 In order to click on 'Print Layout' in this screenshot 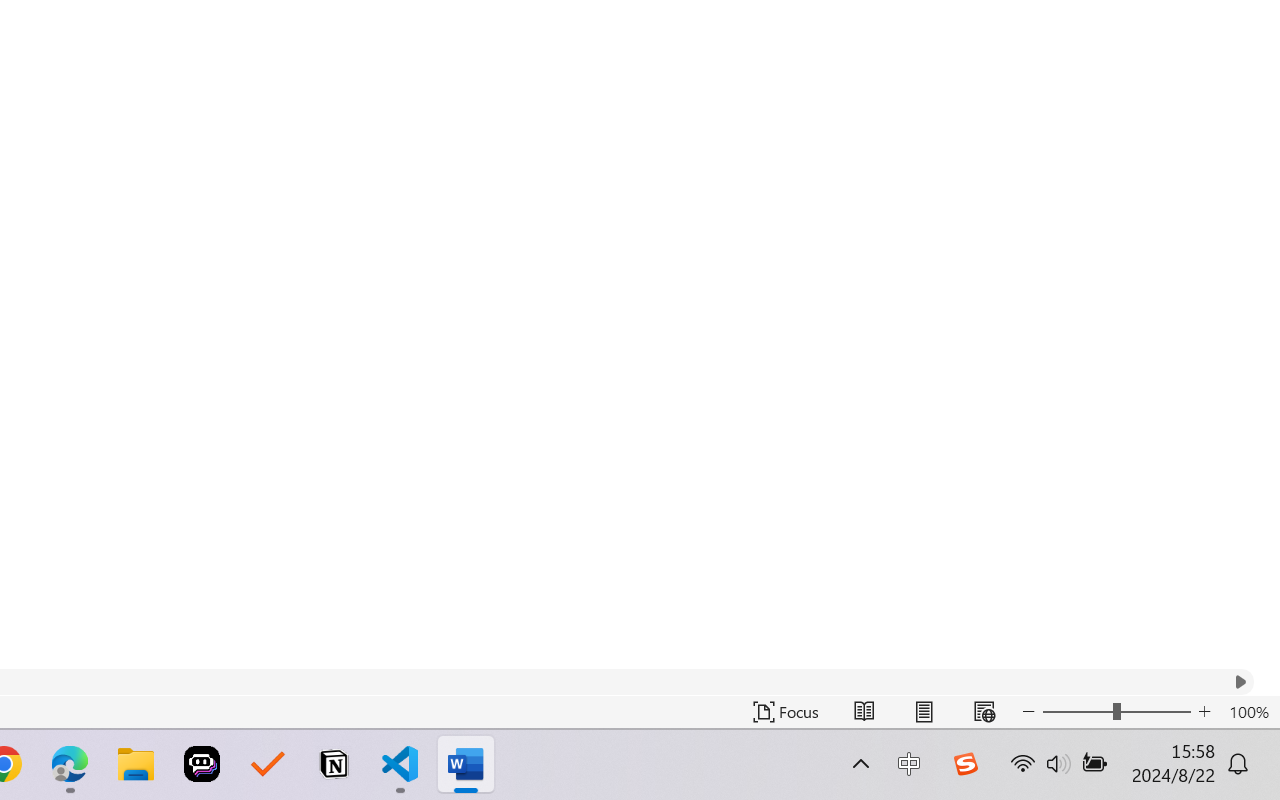, I will do `click(923, 711)`.